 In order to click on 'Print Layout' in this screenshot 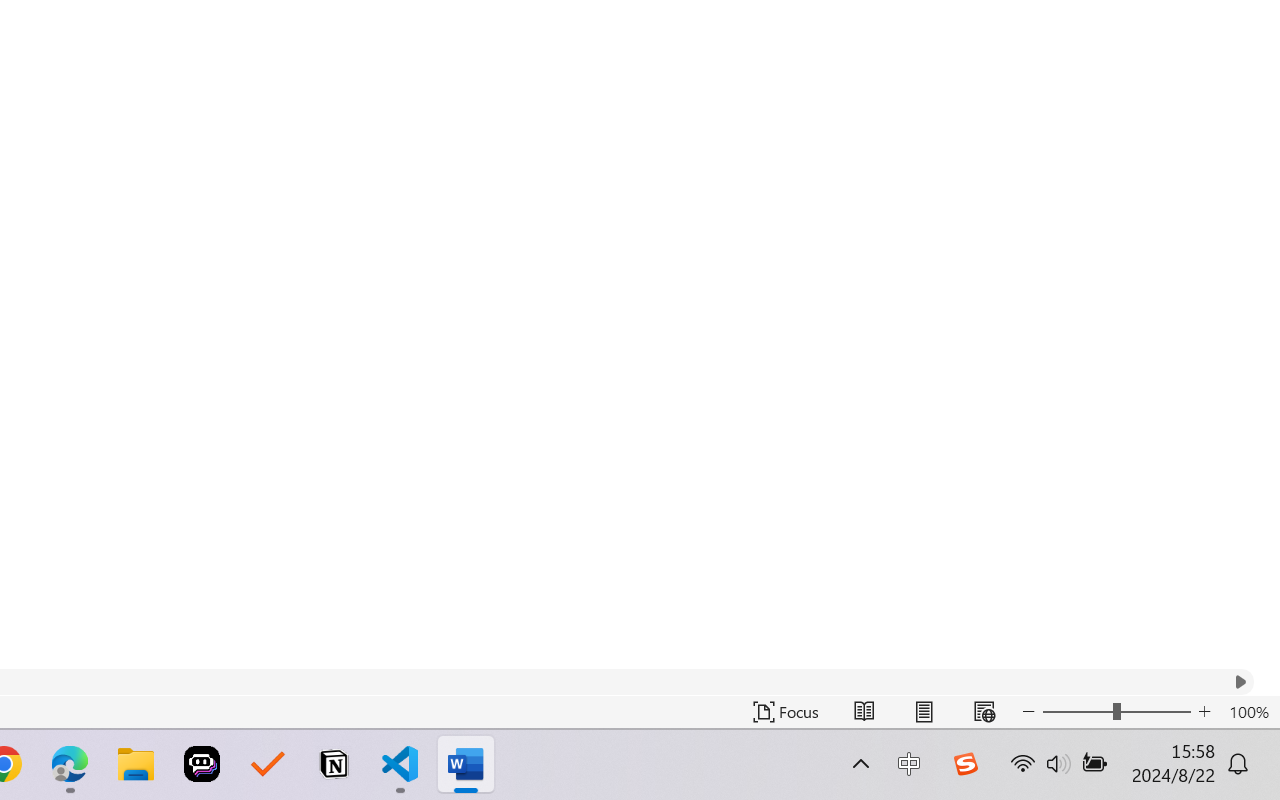, I will do `click(923, 711)`.